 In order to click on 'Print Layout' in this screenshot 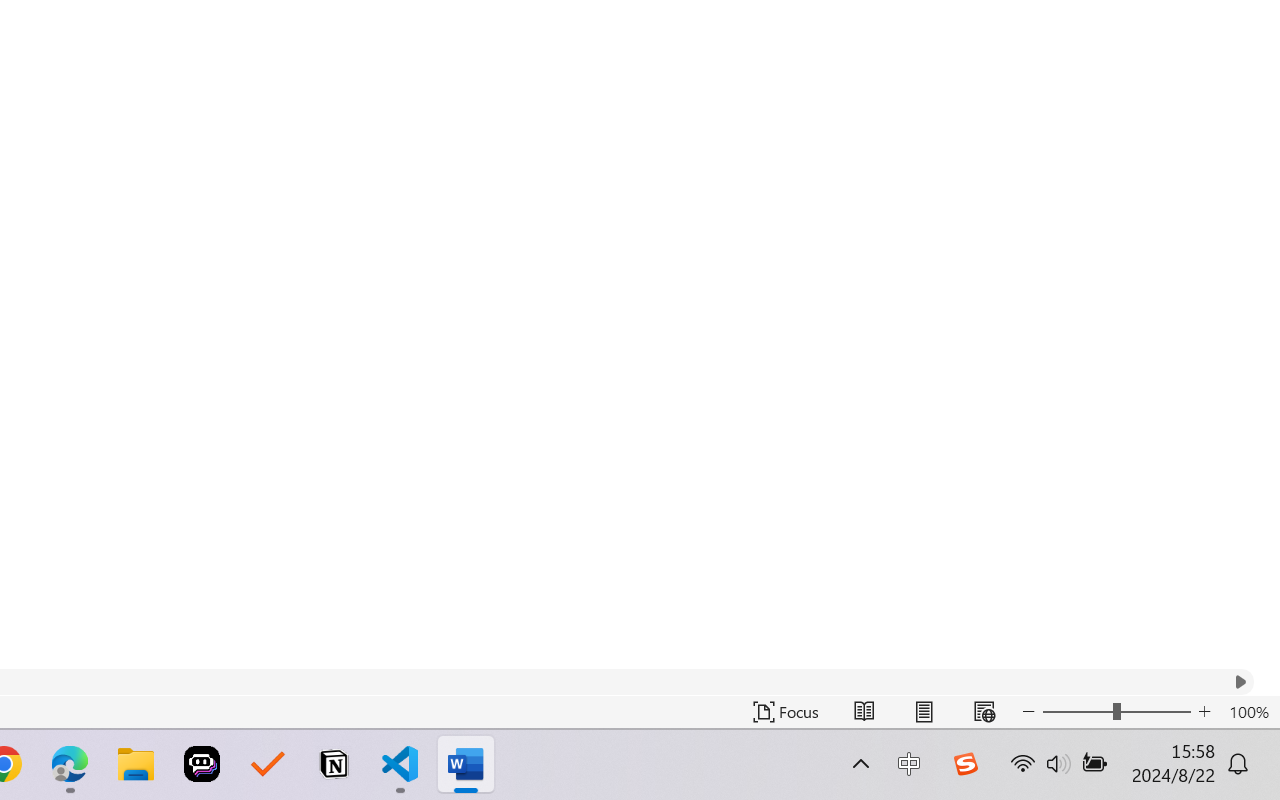, I will do `click(923, 711)`.